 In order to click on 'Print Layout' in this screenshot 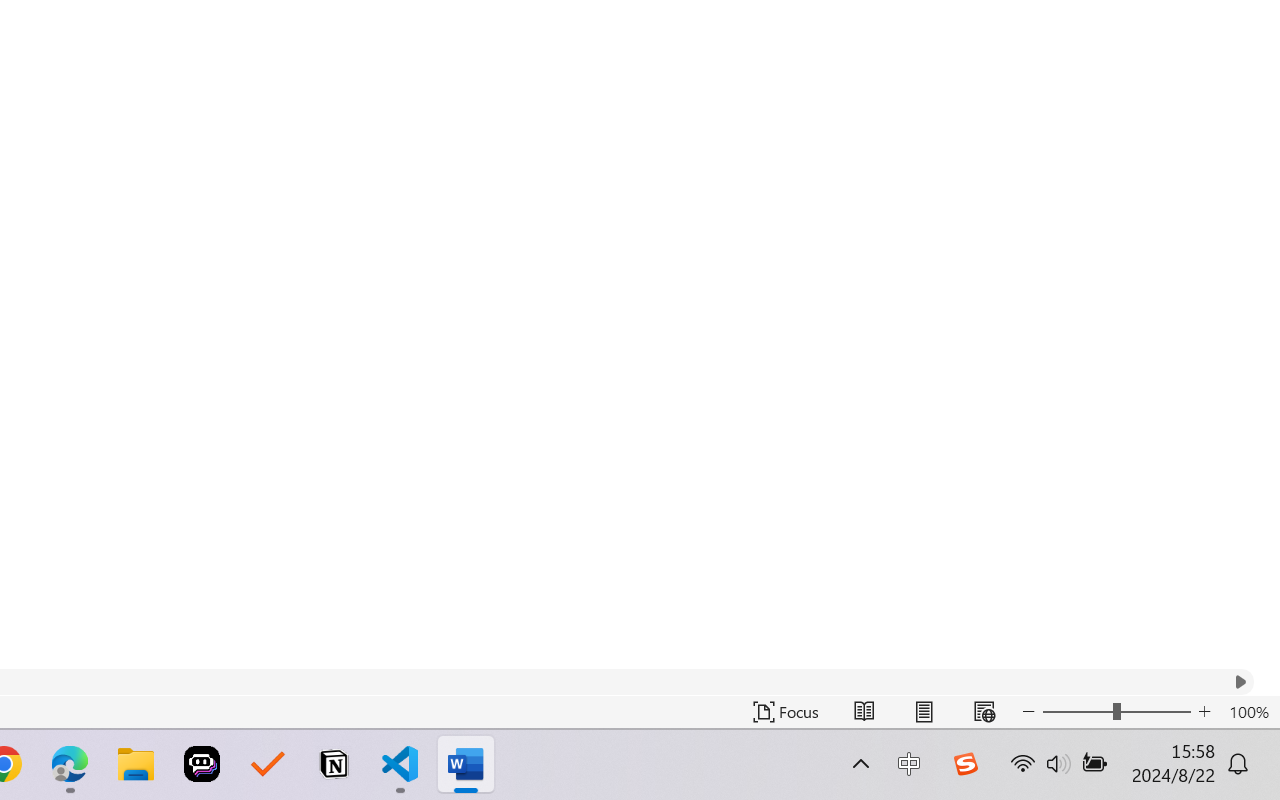, I will do `click(923, 711)`.